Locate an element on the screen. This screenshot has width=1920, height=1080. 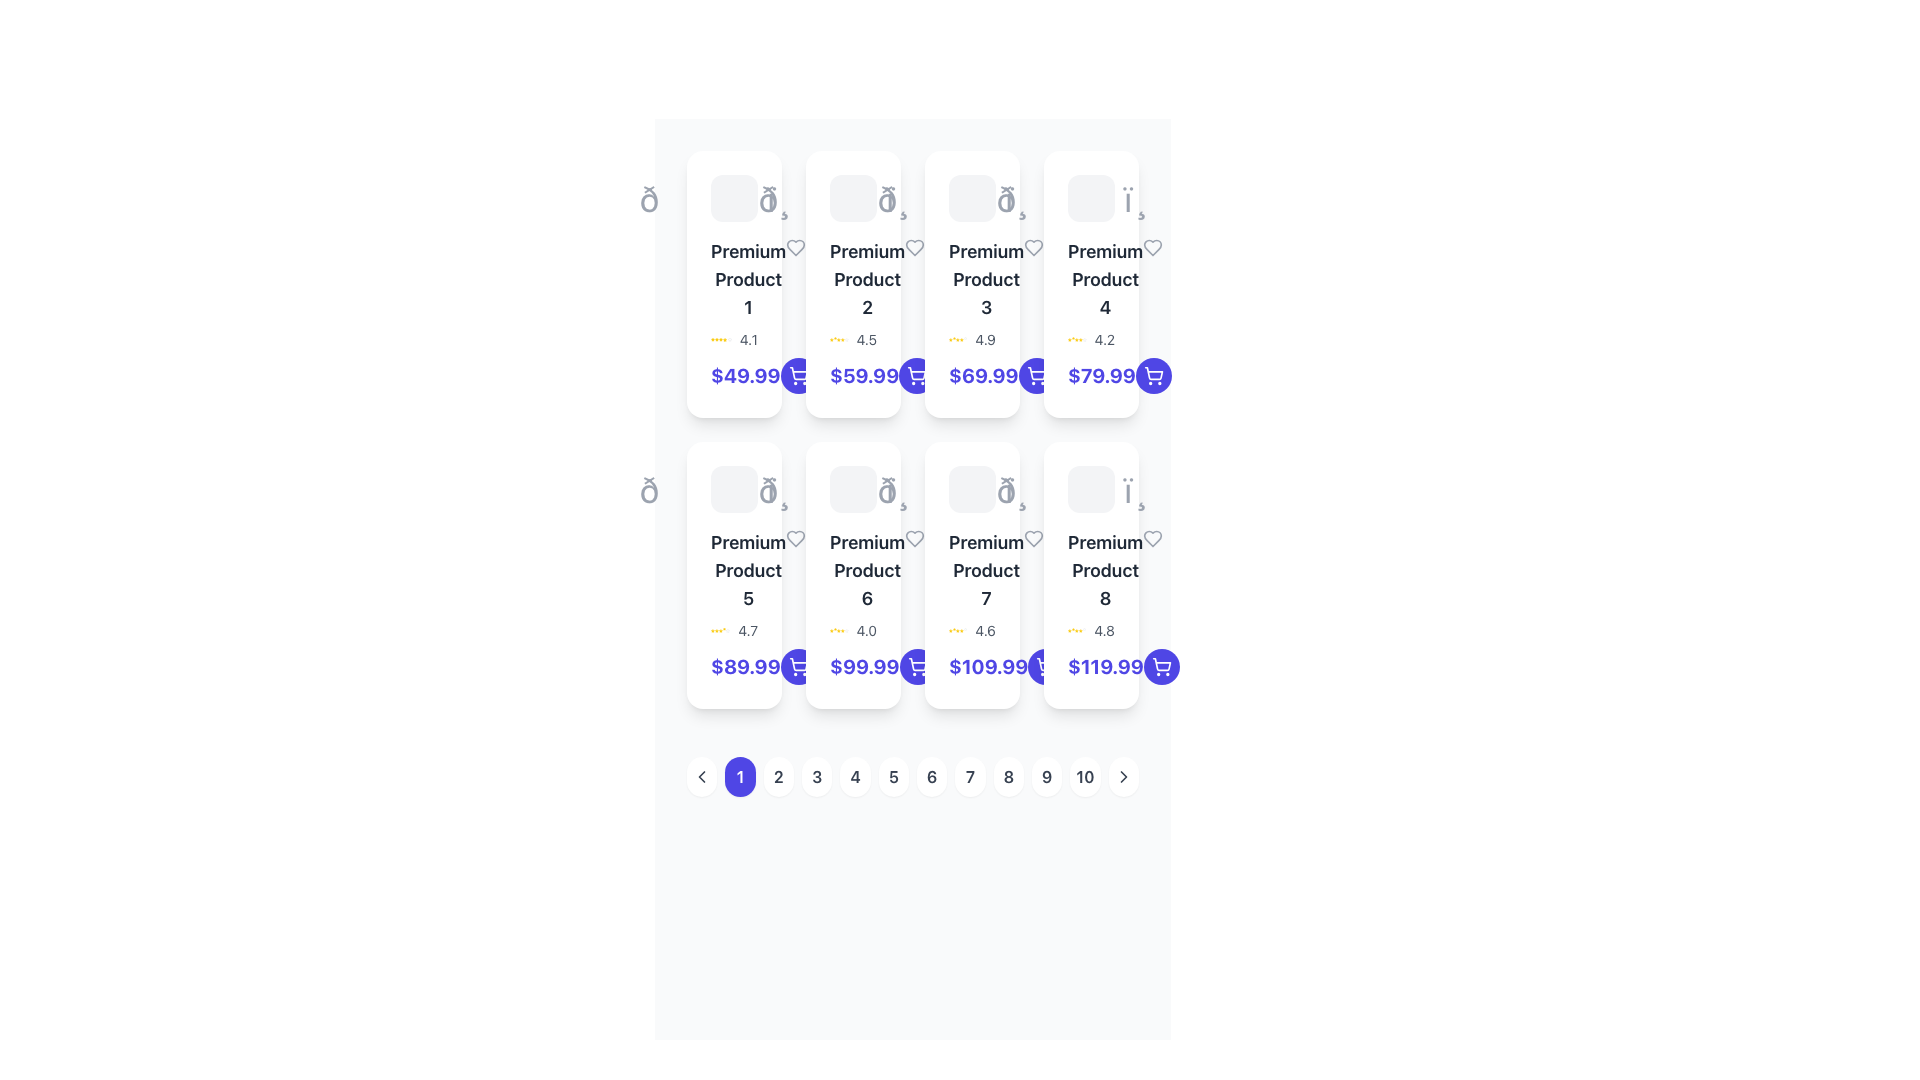
the favorite icon located at the top-right section of the card for 'Premium Product 2' to mark or unmark it as a favorite is located at coordinates (914, 246).